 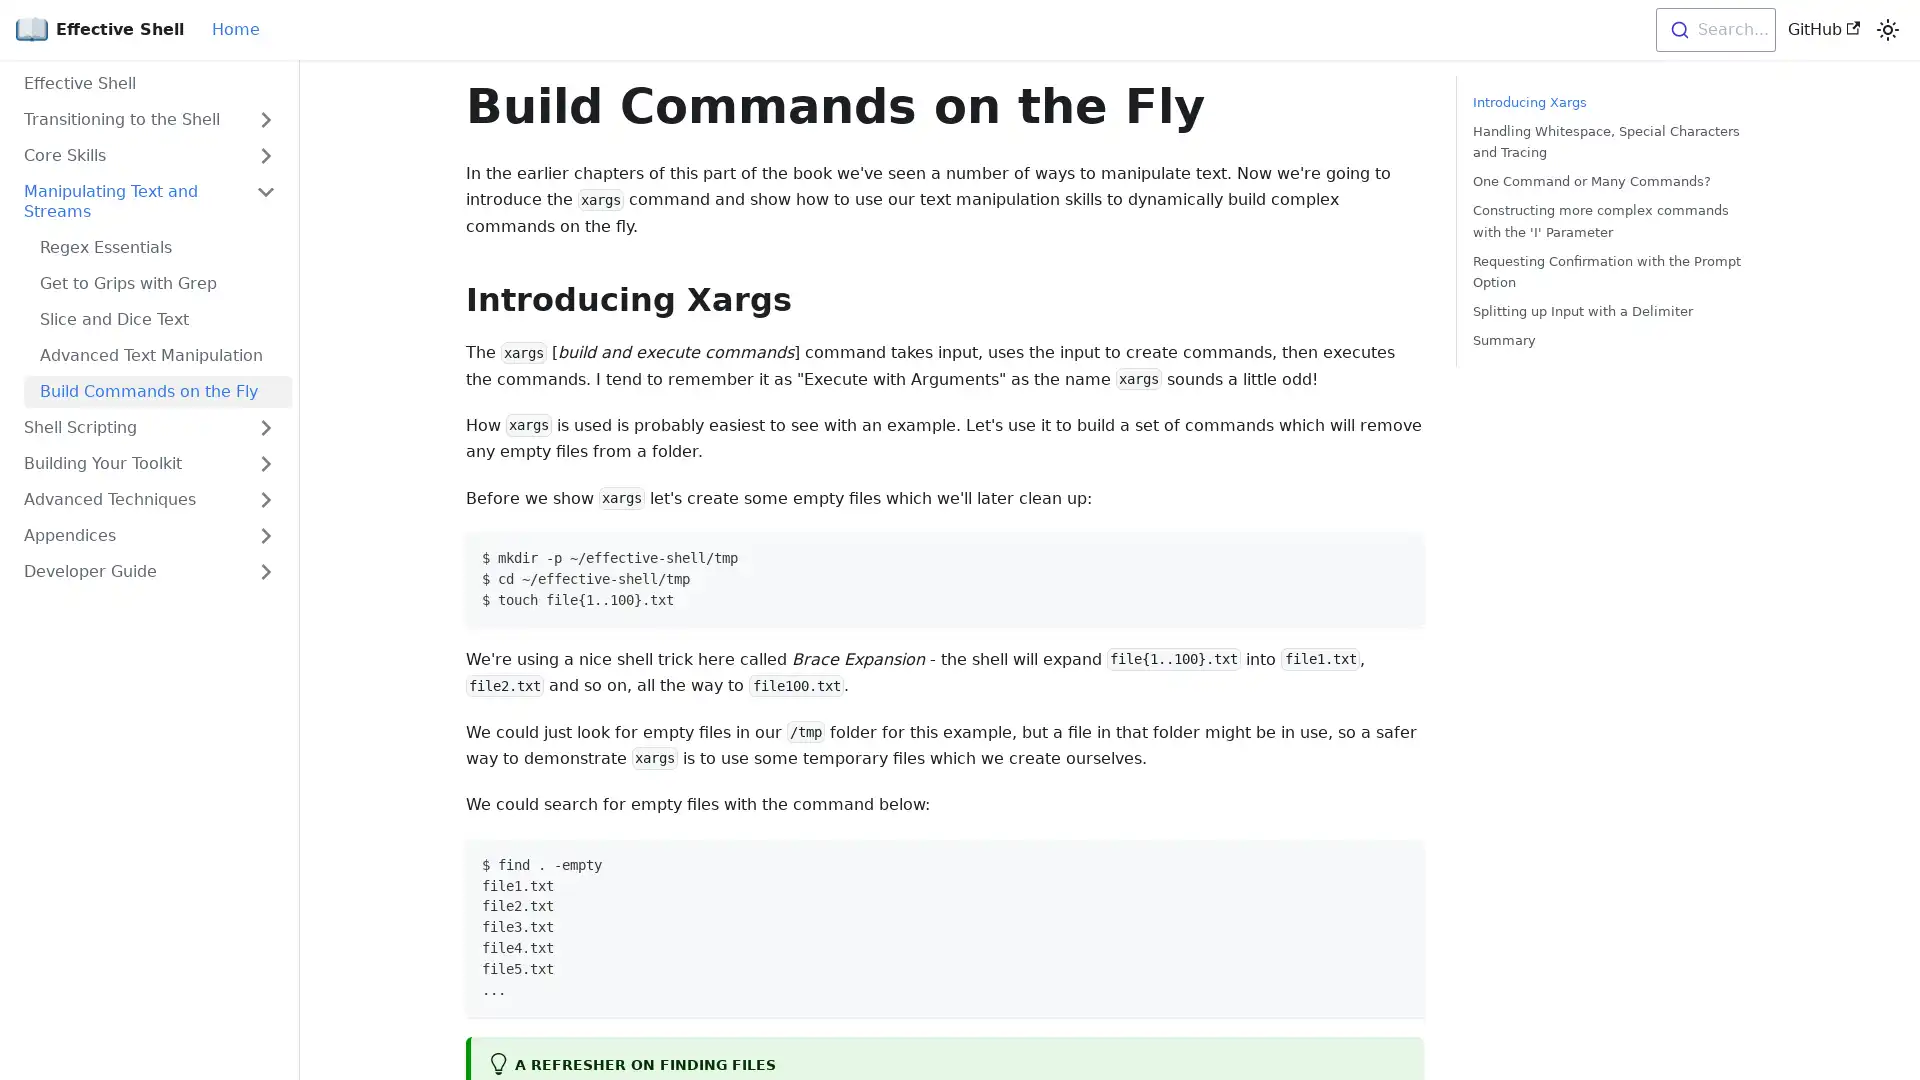 I want to click on Switch between dark and light mode (currently light mode), so click(x=1886, y=30).